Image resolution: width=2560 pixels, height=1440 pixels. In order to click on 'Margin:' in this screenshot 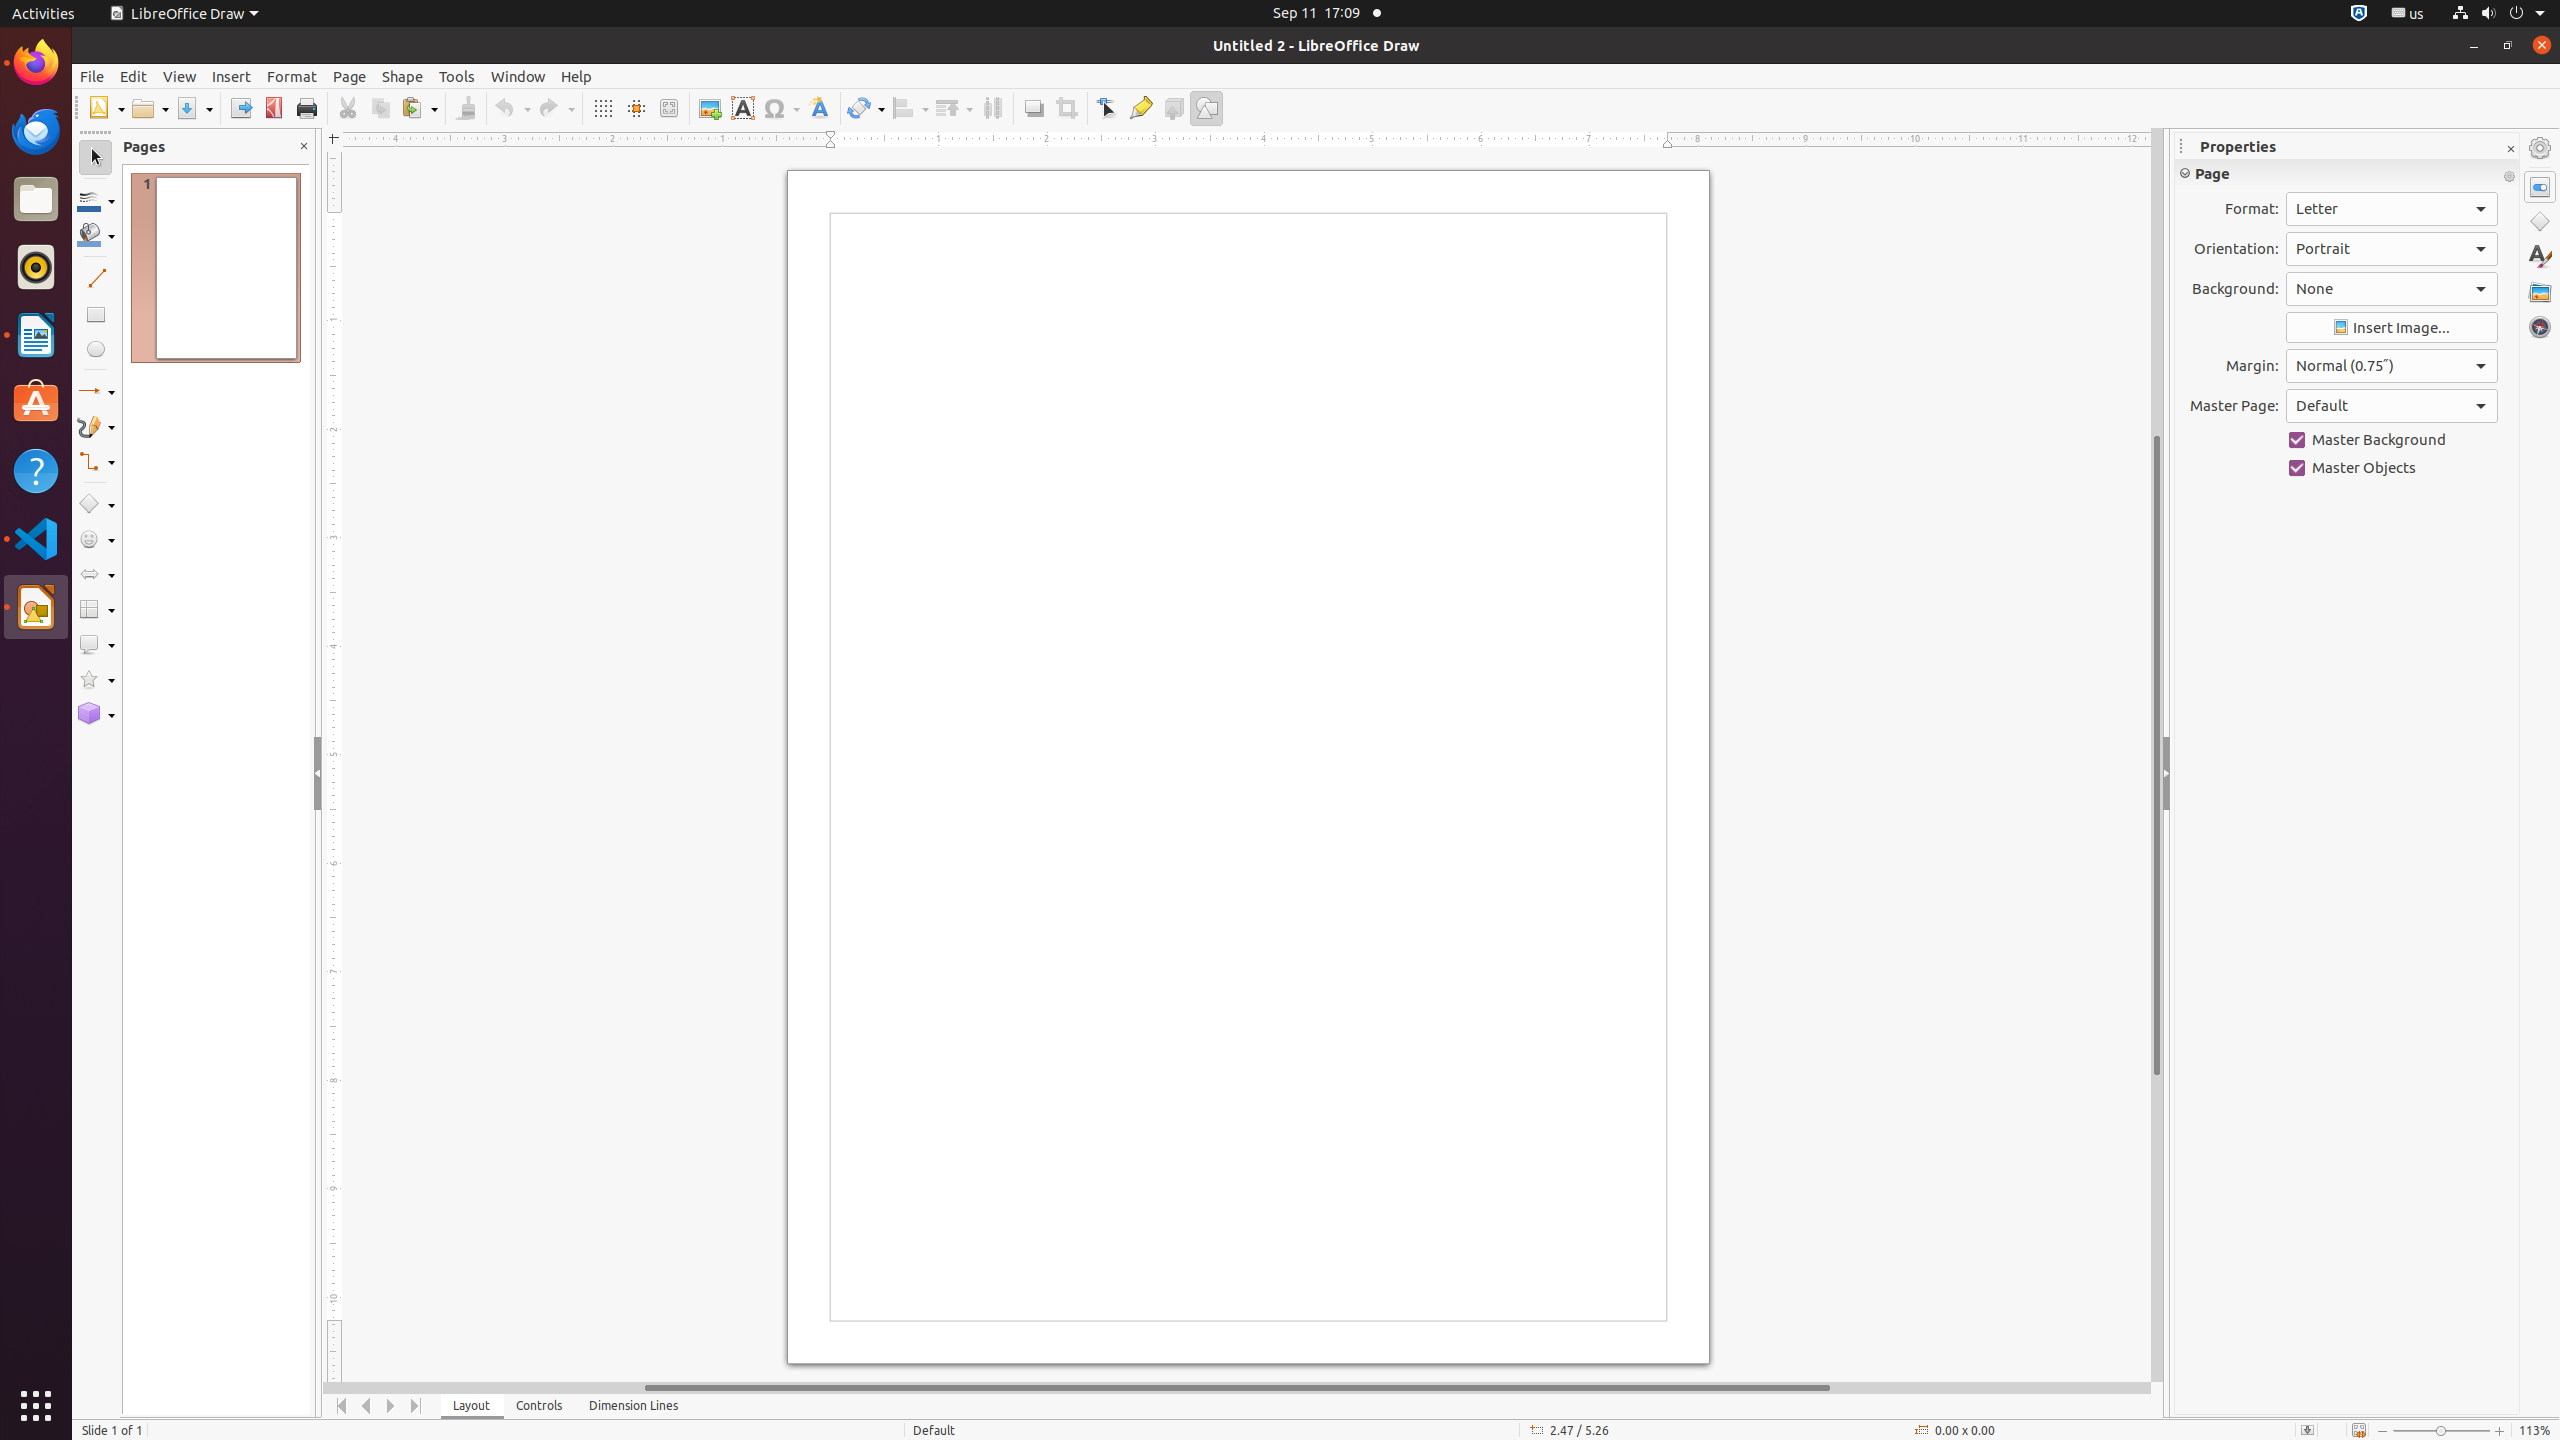, I will do `click(2392, 365)`.